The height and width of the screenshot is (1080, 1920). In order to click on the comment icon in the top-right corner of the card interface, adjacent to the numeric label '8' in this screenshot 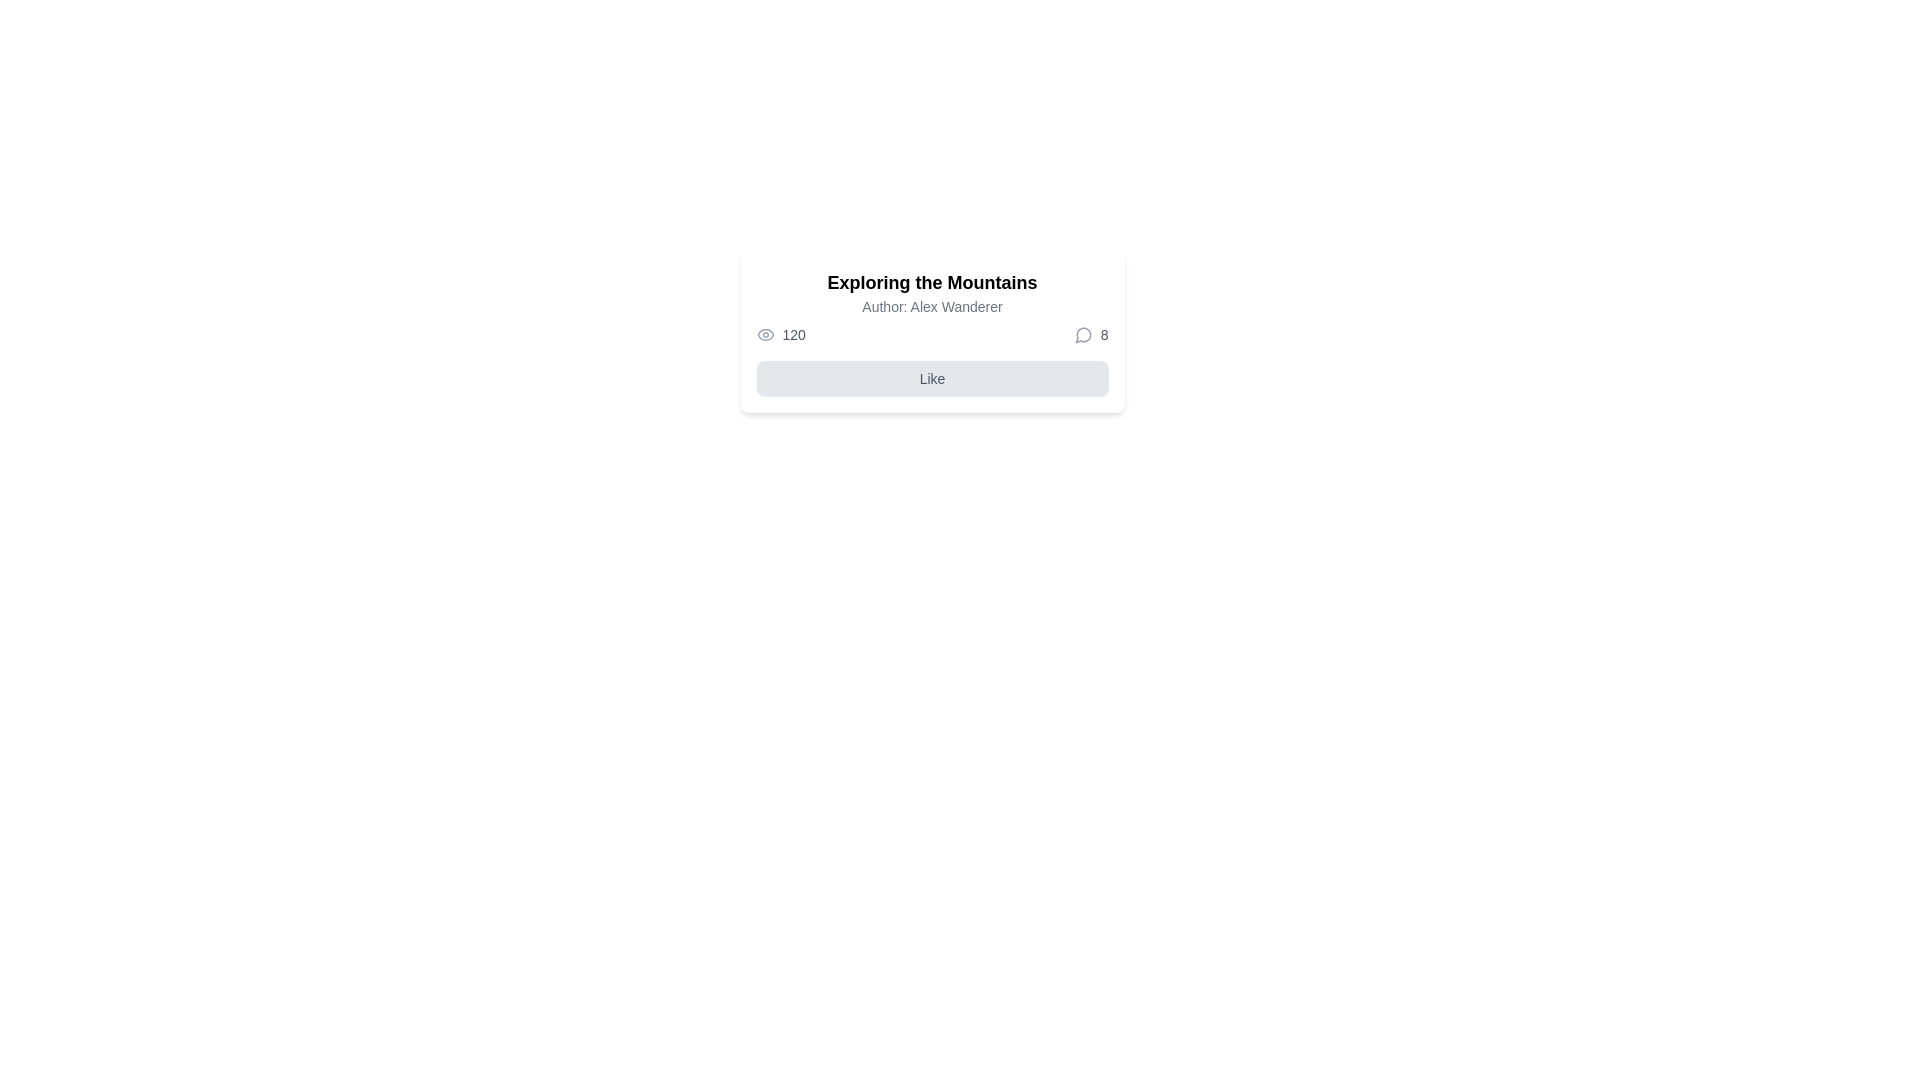, I will do `click(1082, 334)`.